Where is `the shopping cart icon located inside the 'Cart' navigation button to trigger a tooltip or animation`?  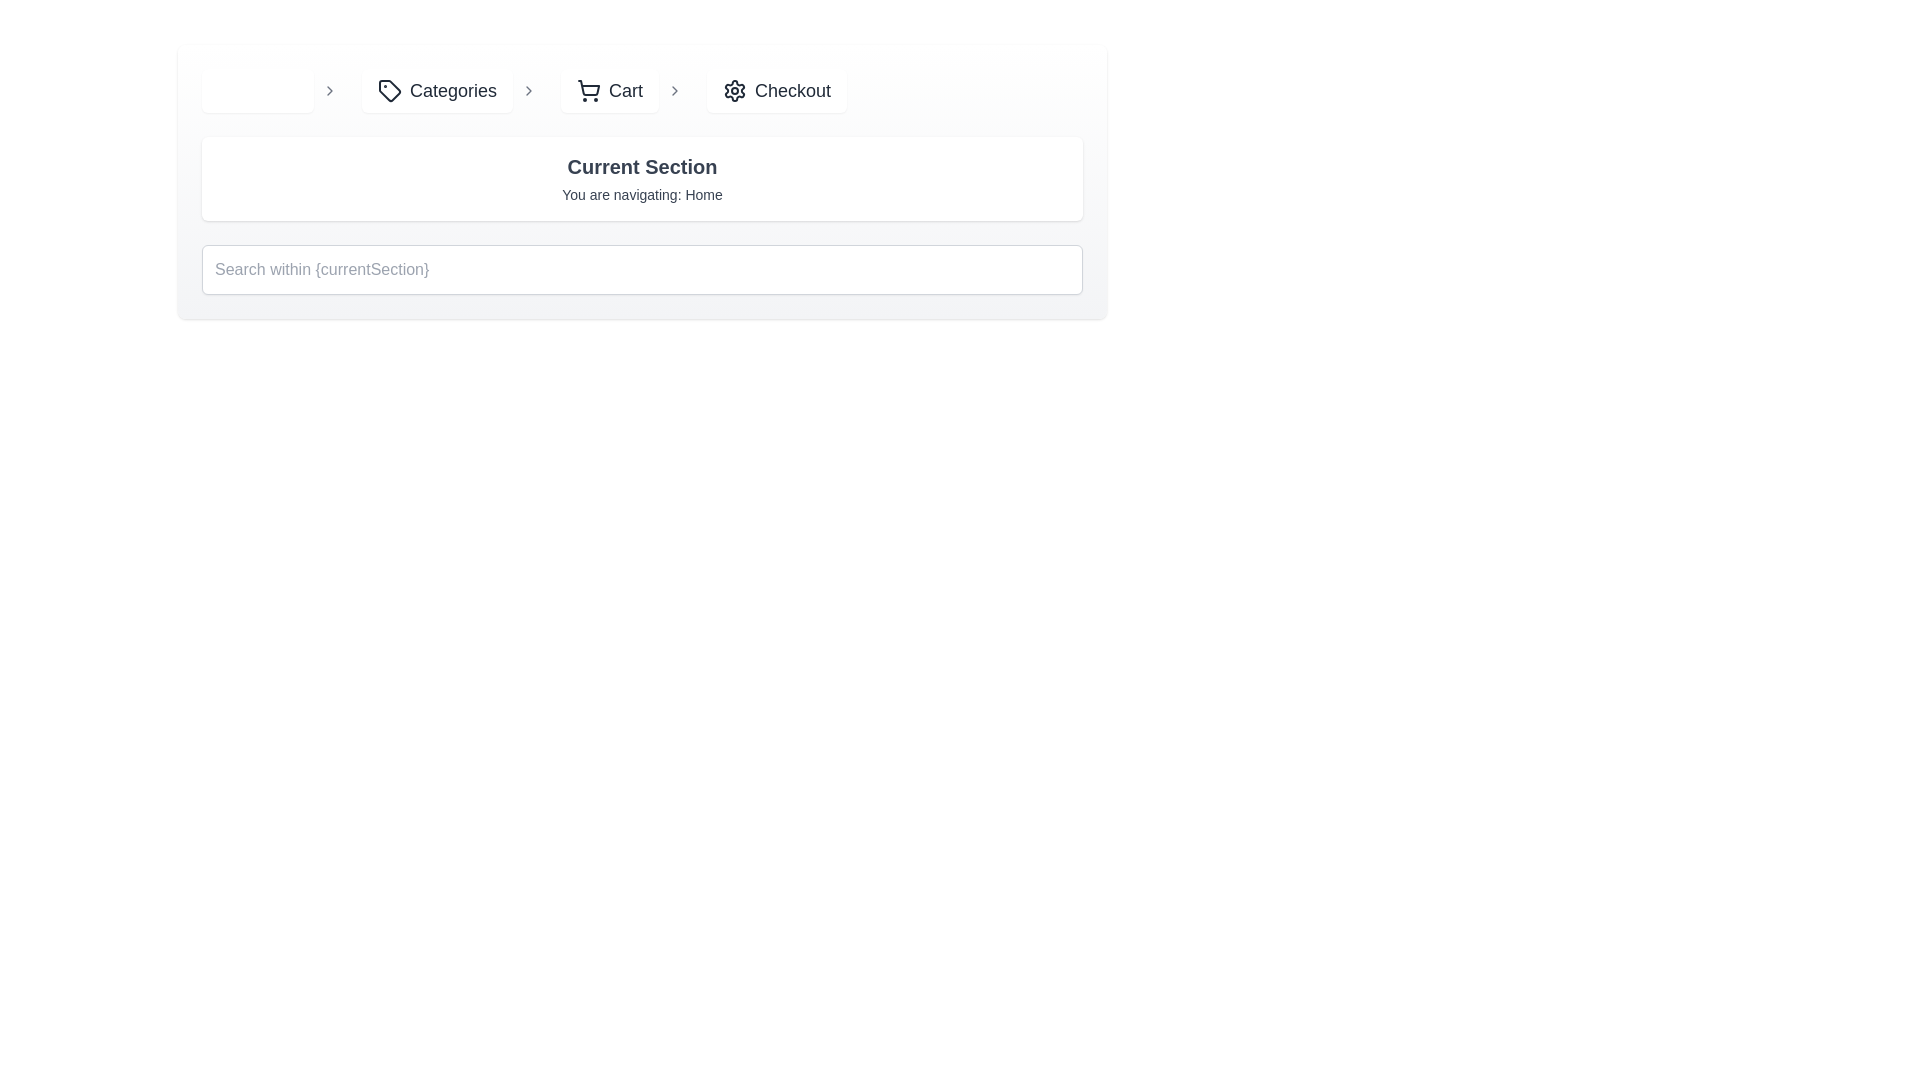 the shopping cart icon located inside the 'Cart' navigation button to trigger a tooltip or animation is located at coordinates (588, 91).